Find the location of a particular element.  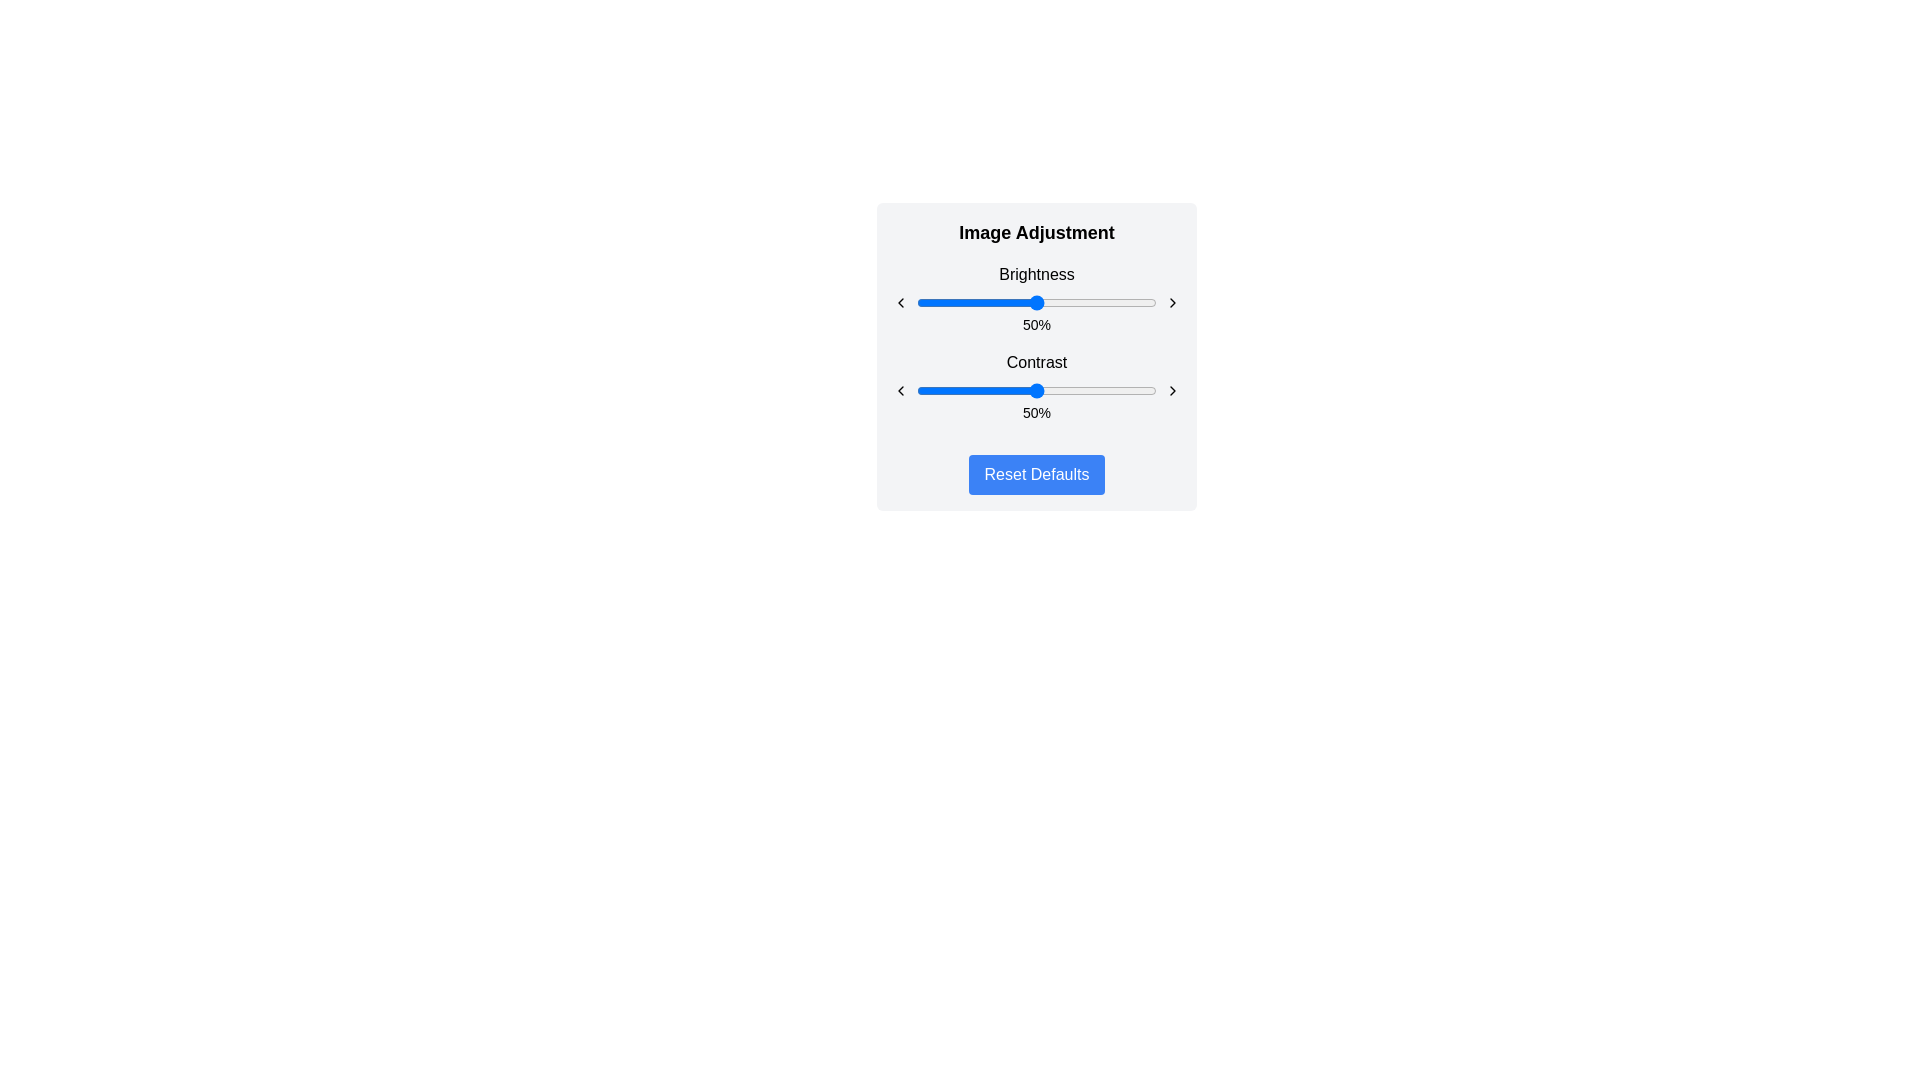

brightness is located at coordinates (1132, 303).